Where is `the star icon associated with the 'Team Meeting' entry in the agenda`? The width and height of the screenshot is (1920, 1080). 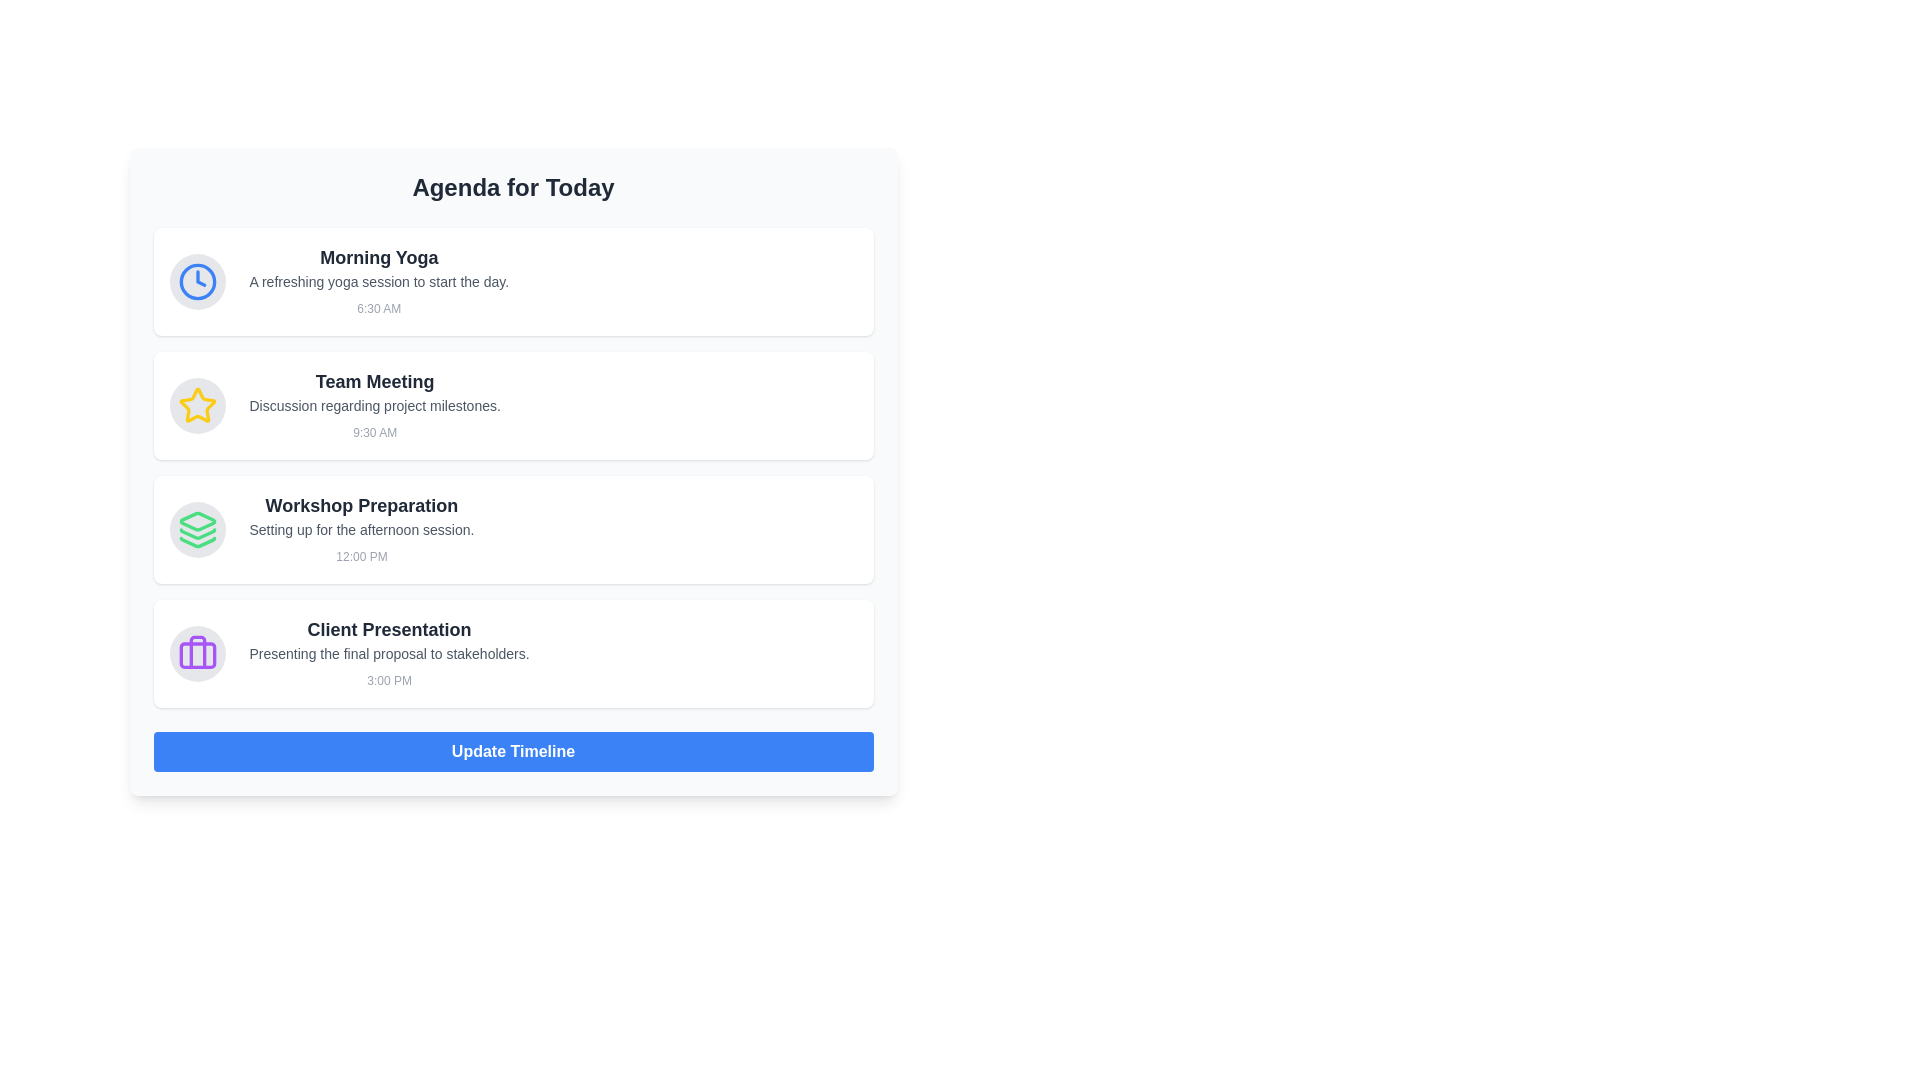
the star icon associated with the 'Team Meeting' entry in the agenda is located at coordinates (197, 405).